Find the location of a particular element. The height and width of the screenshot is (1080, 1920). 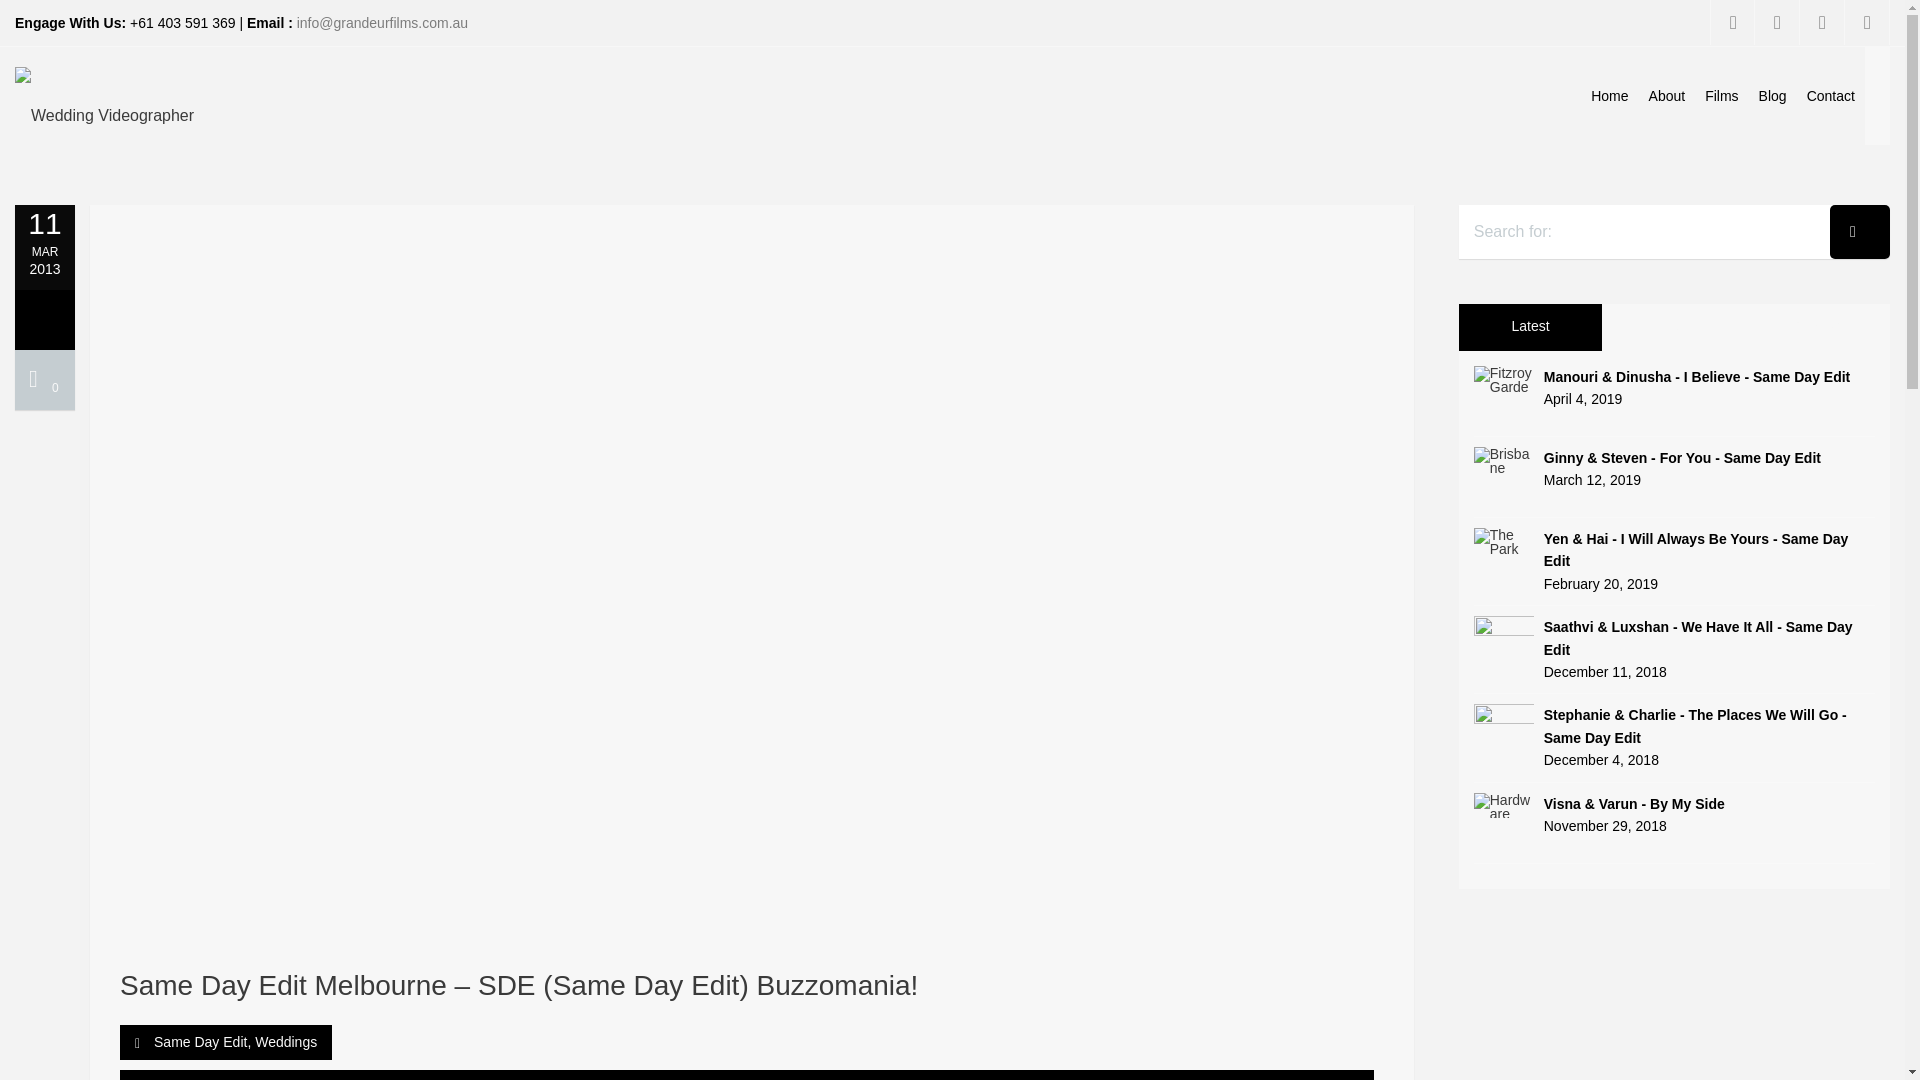

'Films' is located at coordinates (1720, 96).